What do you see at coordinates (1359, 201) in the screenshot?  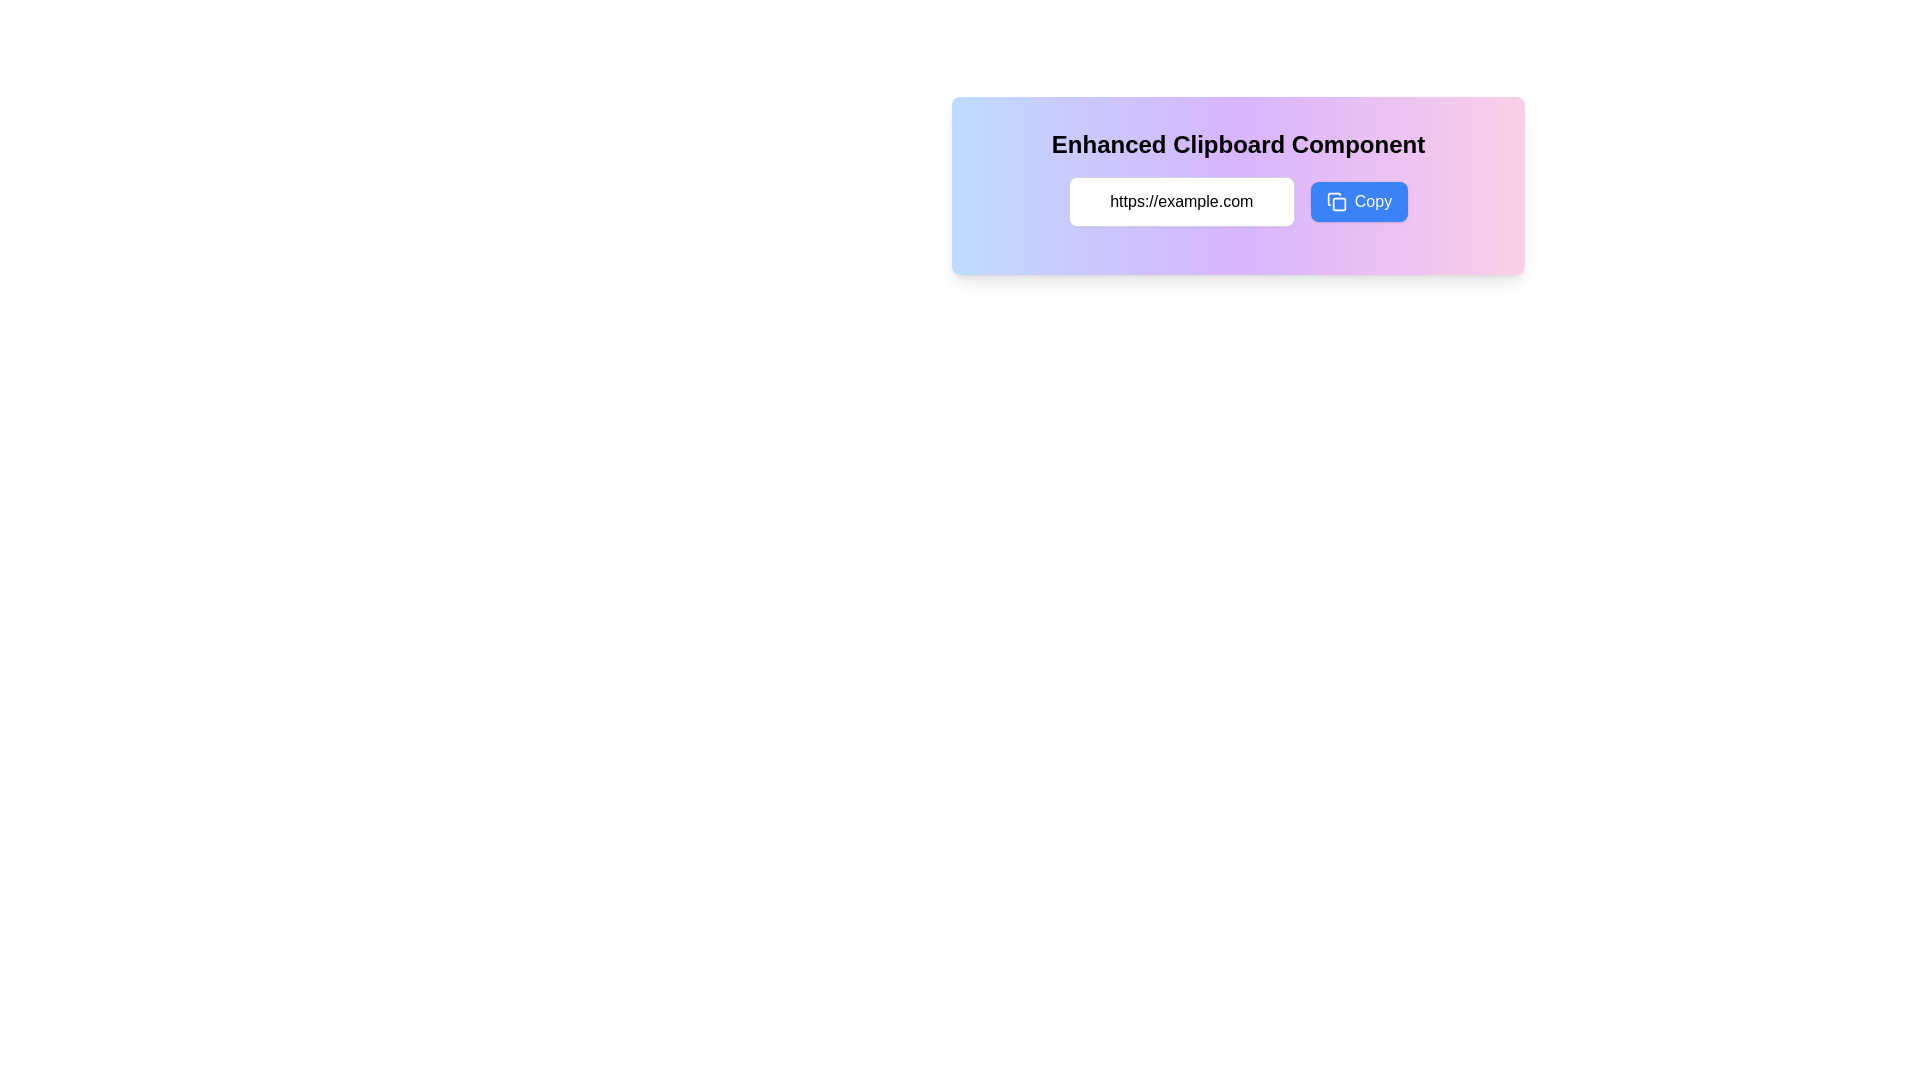 I see `the blue 'Copy' button located to the right of the URL input field to copy the URL` at bounding box center [1359, 201].